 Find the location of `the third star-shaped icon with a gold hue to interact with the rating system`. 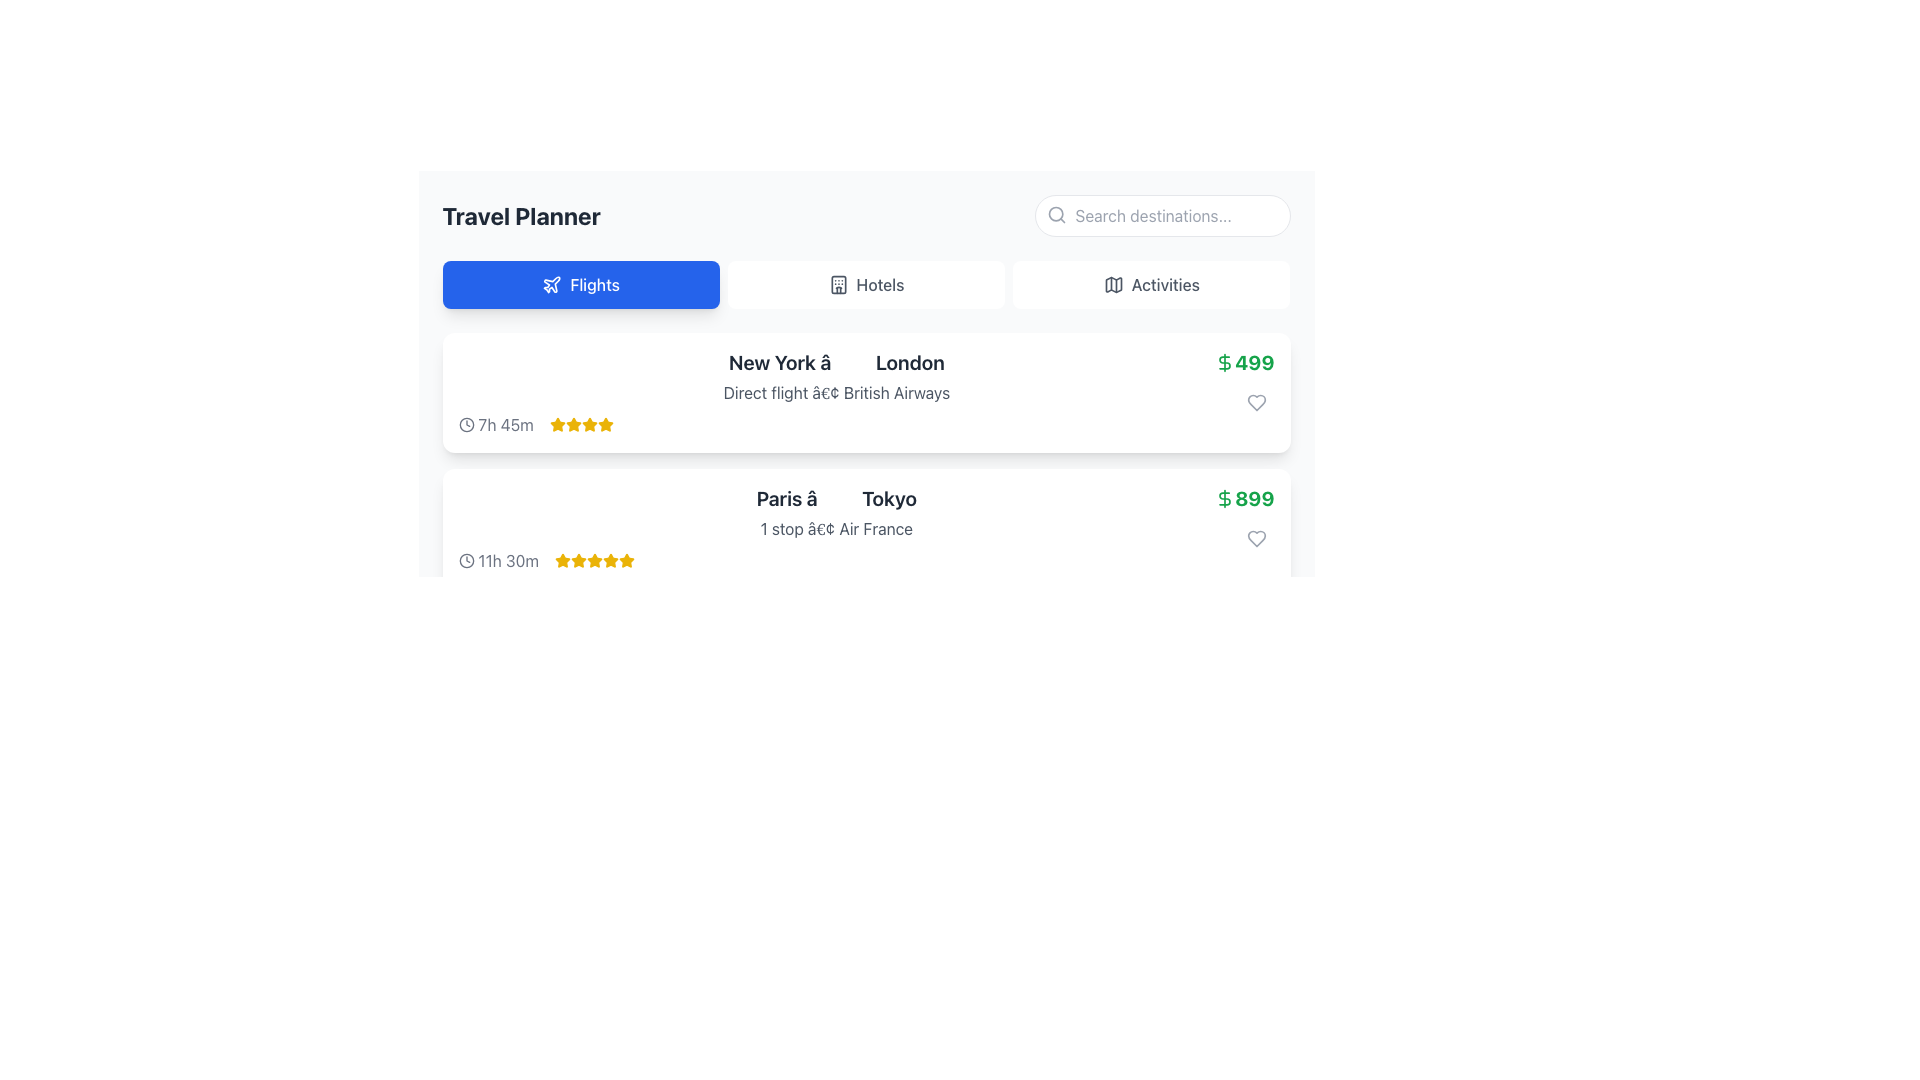

the third star-shaped icon with a gold hue to interact with the rating system is located at coordinates (578, 560).